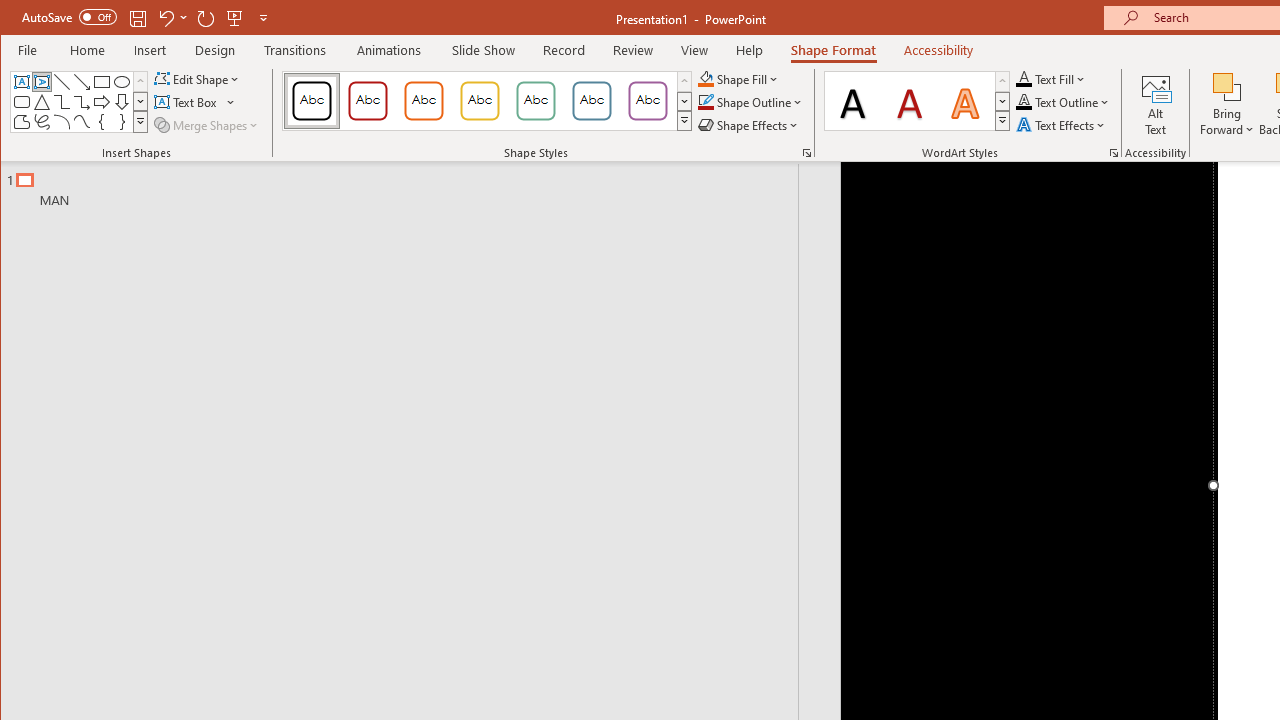 The height and width of the screenshot is (720, 1280). Describe the element at coordinates (1062, 102) in the screenshot. I see `'Text Outline'` at that location.